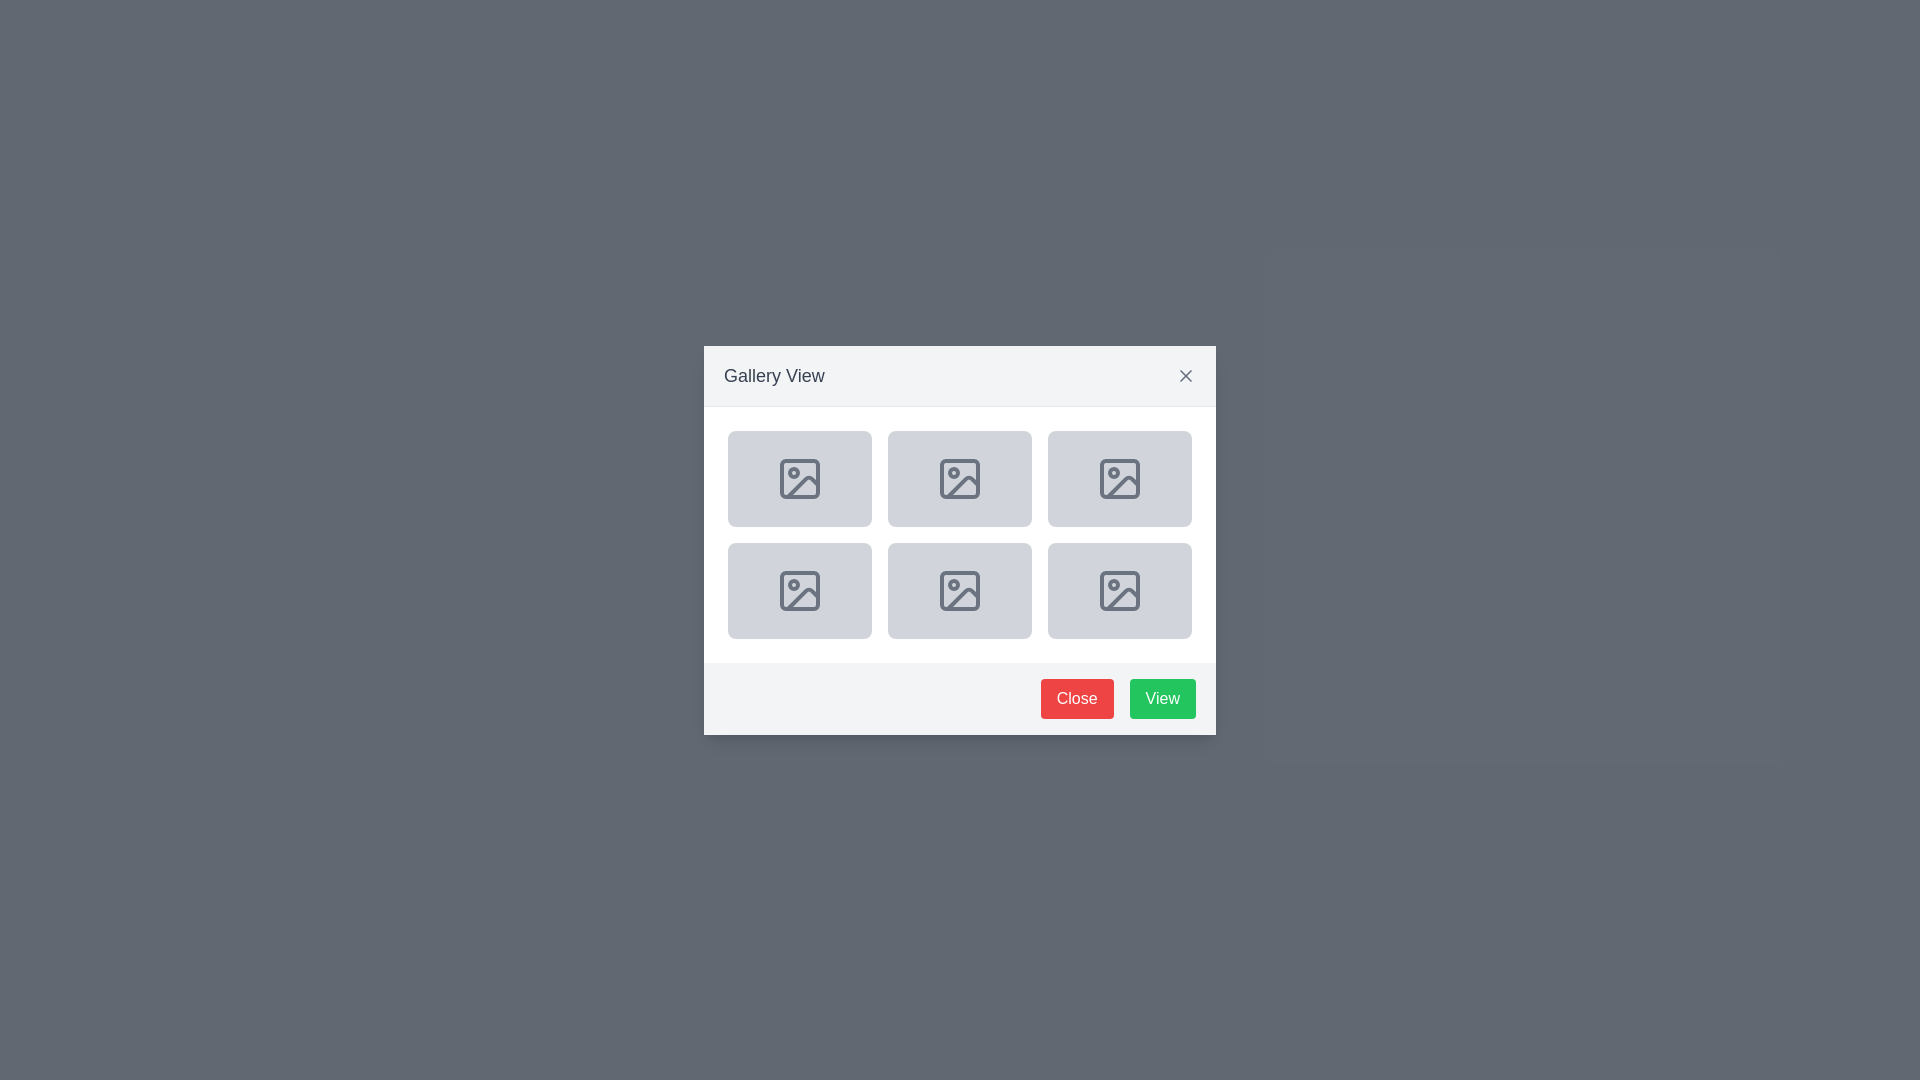  What do you see at coordinates (773, 375) in the screenshot?
I see `the text label located on the left side of the top header section of the modal, which serves as a title for the modal interface` at bounding box center [773, 375].